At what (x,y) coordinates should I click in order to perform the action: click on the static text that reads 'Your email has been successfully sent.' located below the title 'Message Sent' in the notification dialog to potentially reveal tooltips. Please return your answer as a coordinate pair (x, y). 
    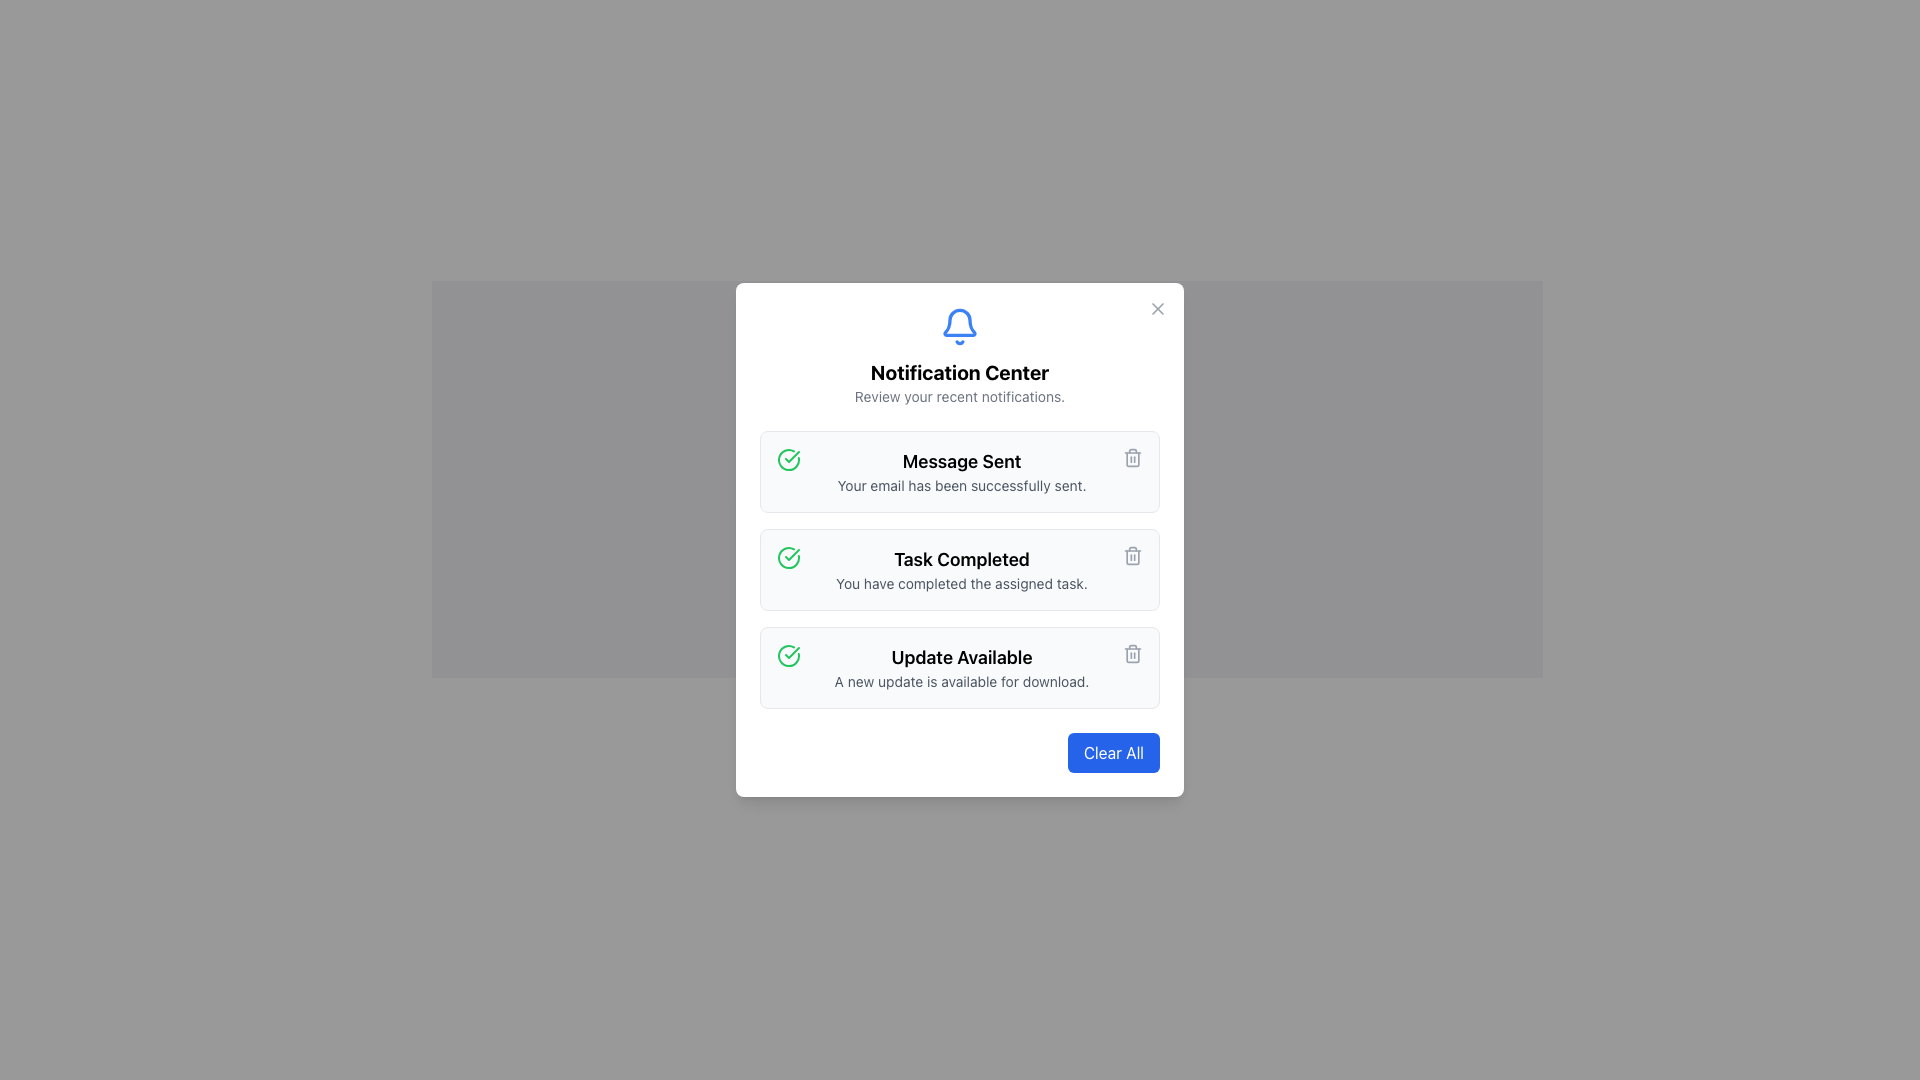
    Looking at the image, I should click on (961, 486).